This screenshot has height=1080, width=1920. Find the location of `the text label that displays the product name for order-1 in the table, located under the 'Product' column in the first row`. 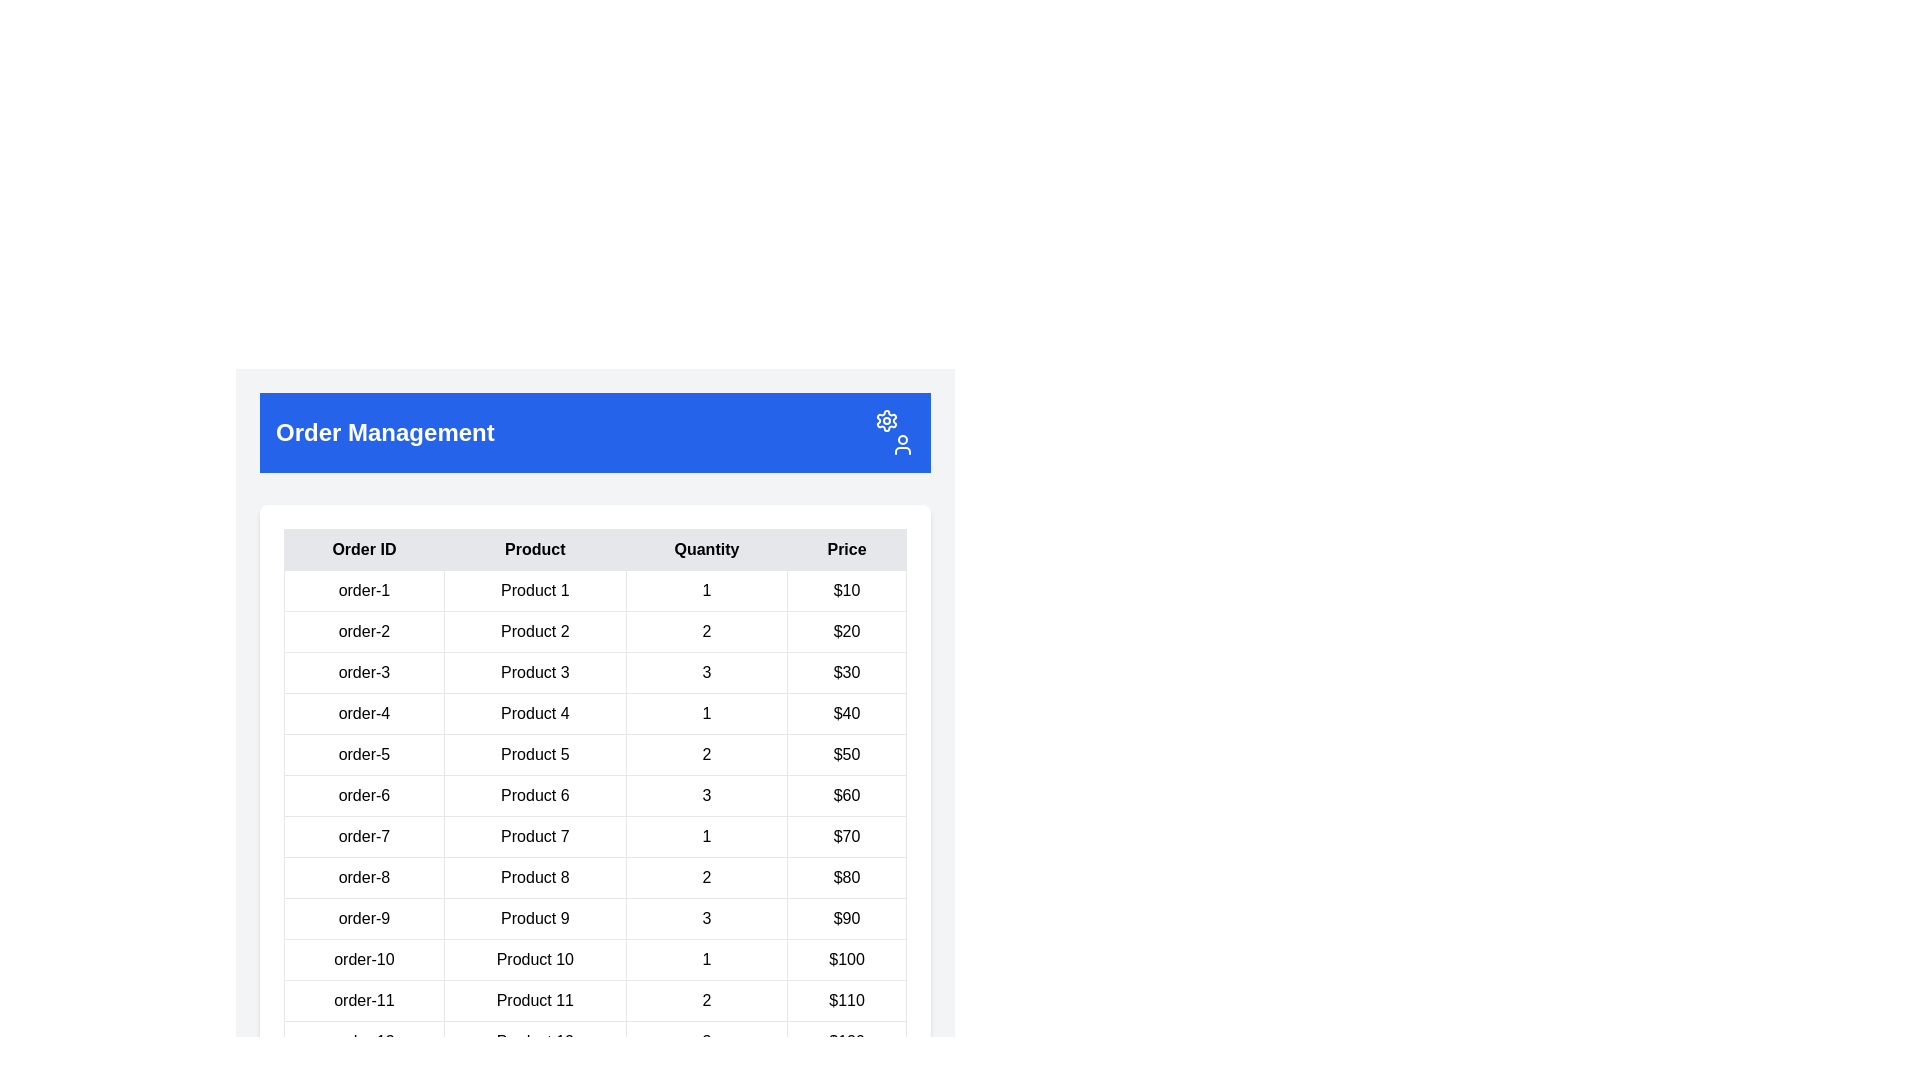

the text label that displays the product name for order-1 in the table, located under the 'Product' column in the first row is located at coordinates (535, 589).